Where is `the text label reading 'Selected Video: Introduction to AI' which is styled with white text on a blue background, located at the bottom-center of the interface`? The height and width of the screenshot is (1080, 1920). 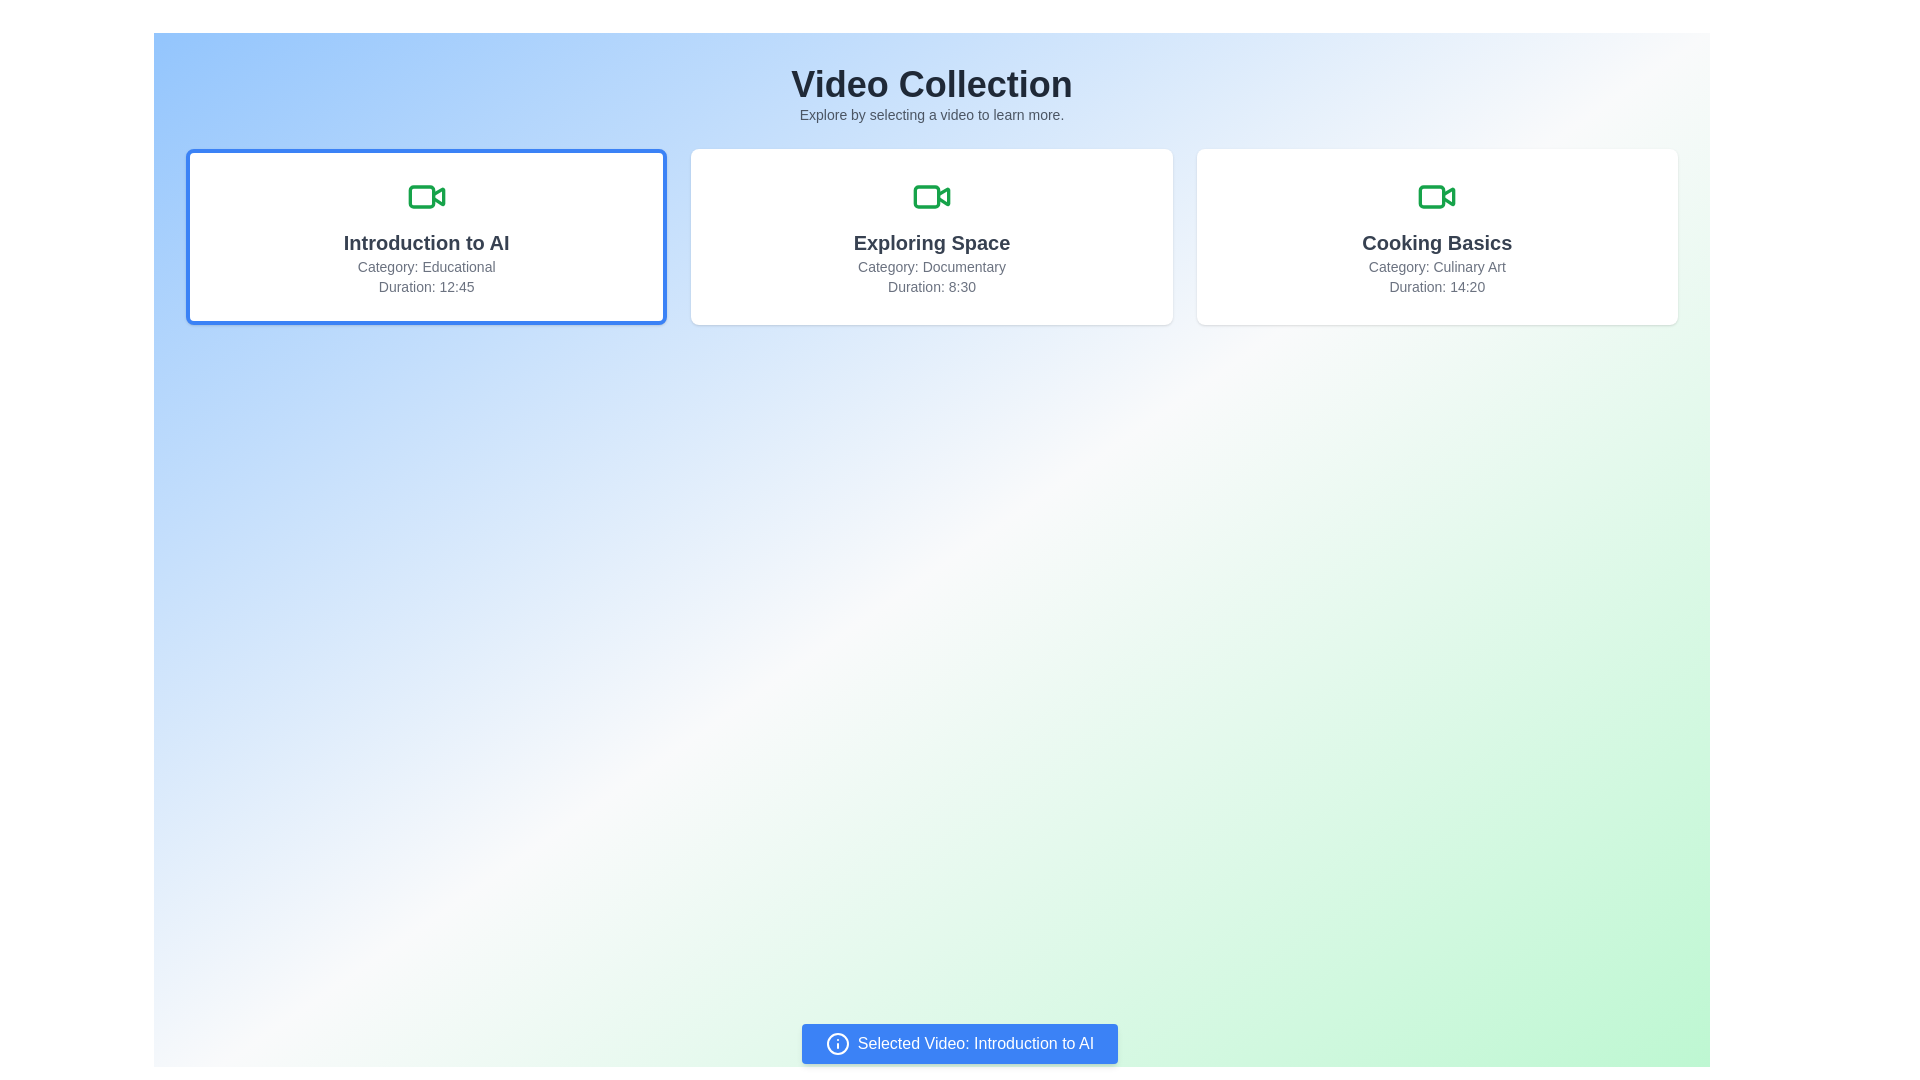 the text label reading 'Selected Video: Introduction to AI' which is styled with white text on a blue background, located at the bottom-center of the interface is located at coordinates (975, 1043).